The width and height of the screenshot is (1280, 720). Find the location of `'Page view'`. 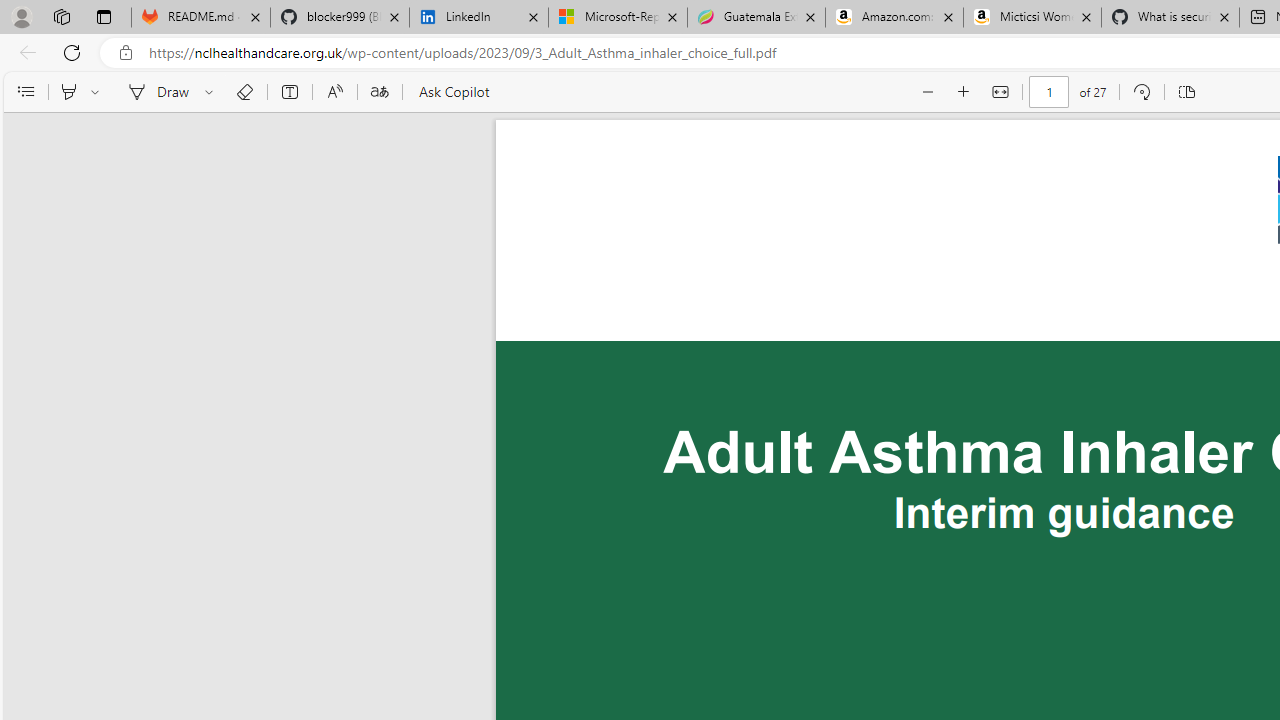

'Page view' is located at coordinates (1185, 92).